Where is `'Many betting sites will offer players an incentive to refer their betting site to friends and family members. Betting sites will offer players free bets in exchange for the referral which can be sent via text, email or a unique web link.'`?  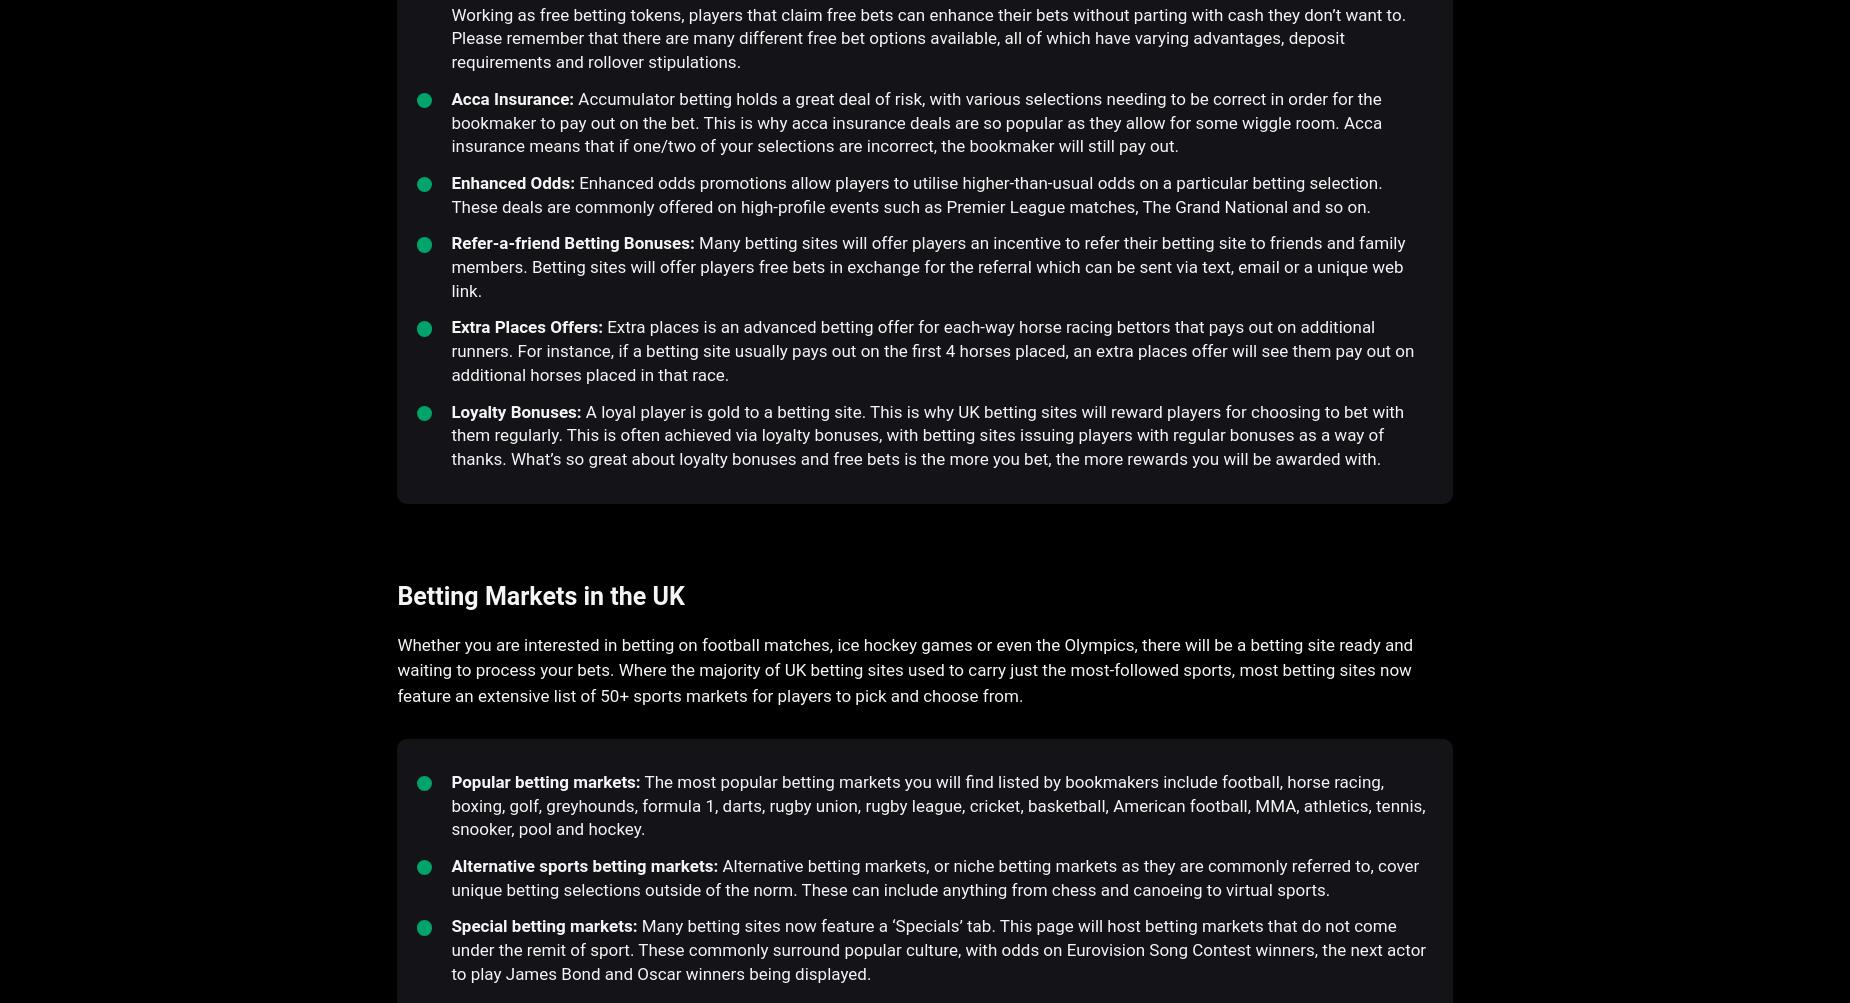
'Many betting sites will offer players an incentive to refer their betting site to friends and family members. Betting sites will offer players free bets in exchange for the referral which can be sent via text, email or a unique web link.' is located at coordinates (926, 266).